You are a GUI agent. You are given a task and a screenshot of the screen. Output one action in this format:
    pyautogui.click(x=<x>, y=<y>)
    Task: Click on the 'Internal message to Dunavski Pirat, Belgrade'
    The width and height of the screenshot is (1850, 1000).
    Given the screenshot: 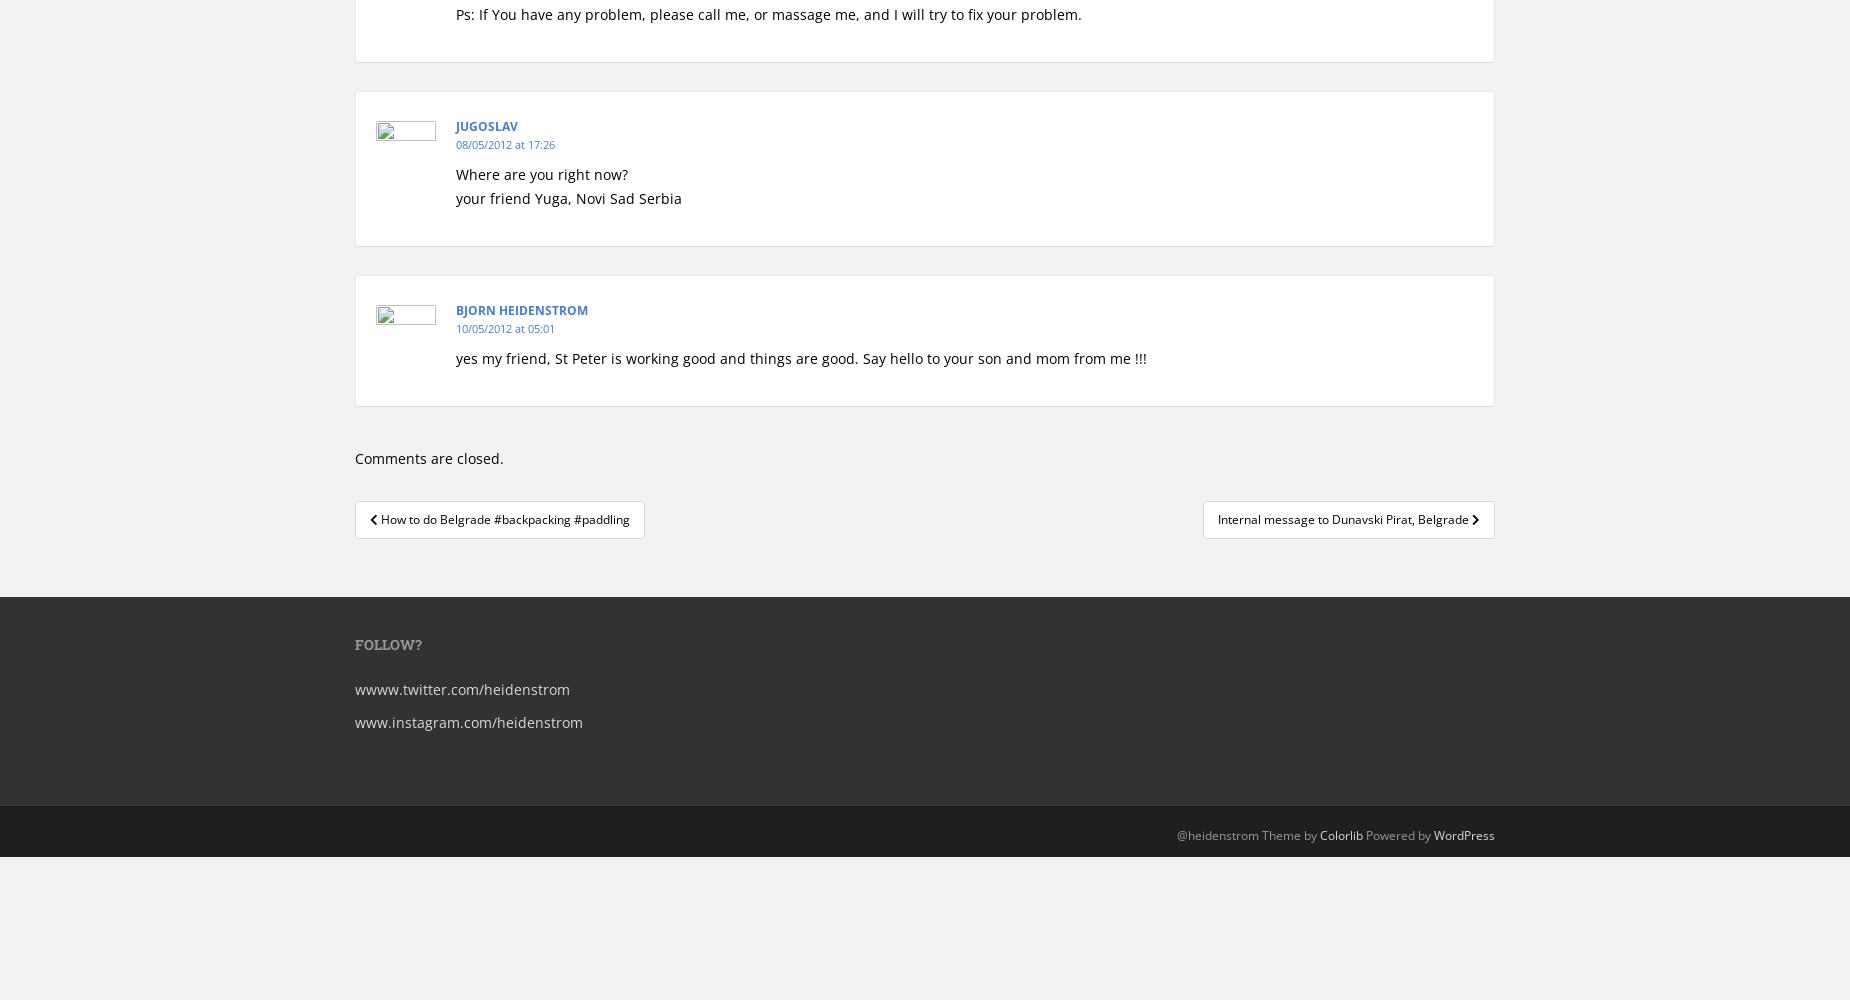 What is the action you would take?
    pyautogui.click(x=1343, y=518)
    